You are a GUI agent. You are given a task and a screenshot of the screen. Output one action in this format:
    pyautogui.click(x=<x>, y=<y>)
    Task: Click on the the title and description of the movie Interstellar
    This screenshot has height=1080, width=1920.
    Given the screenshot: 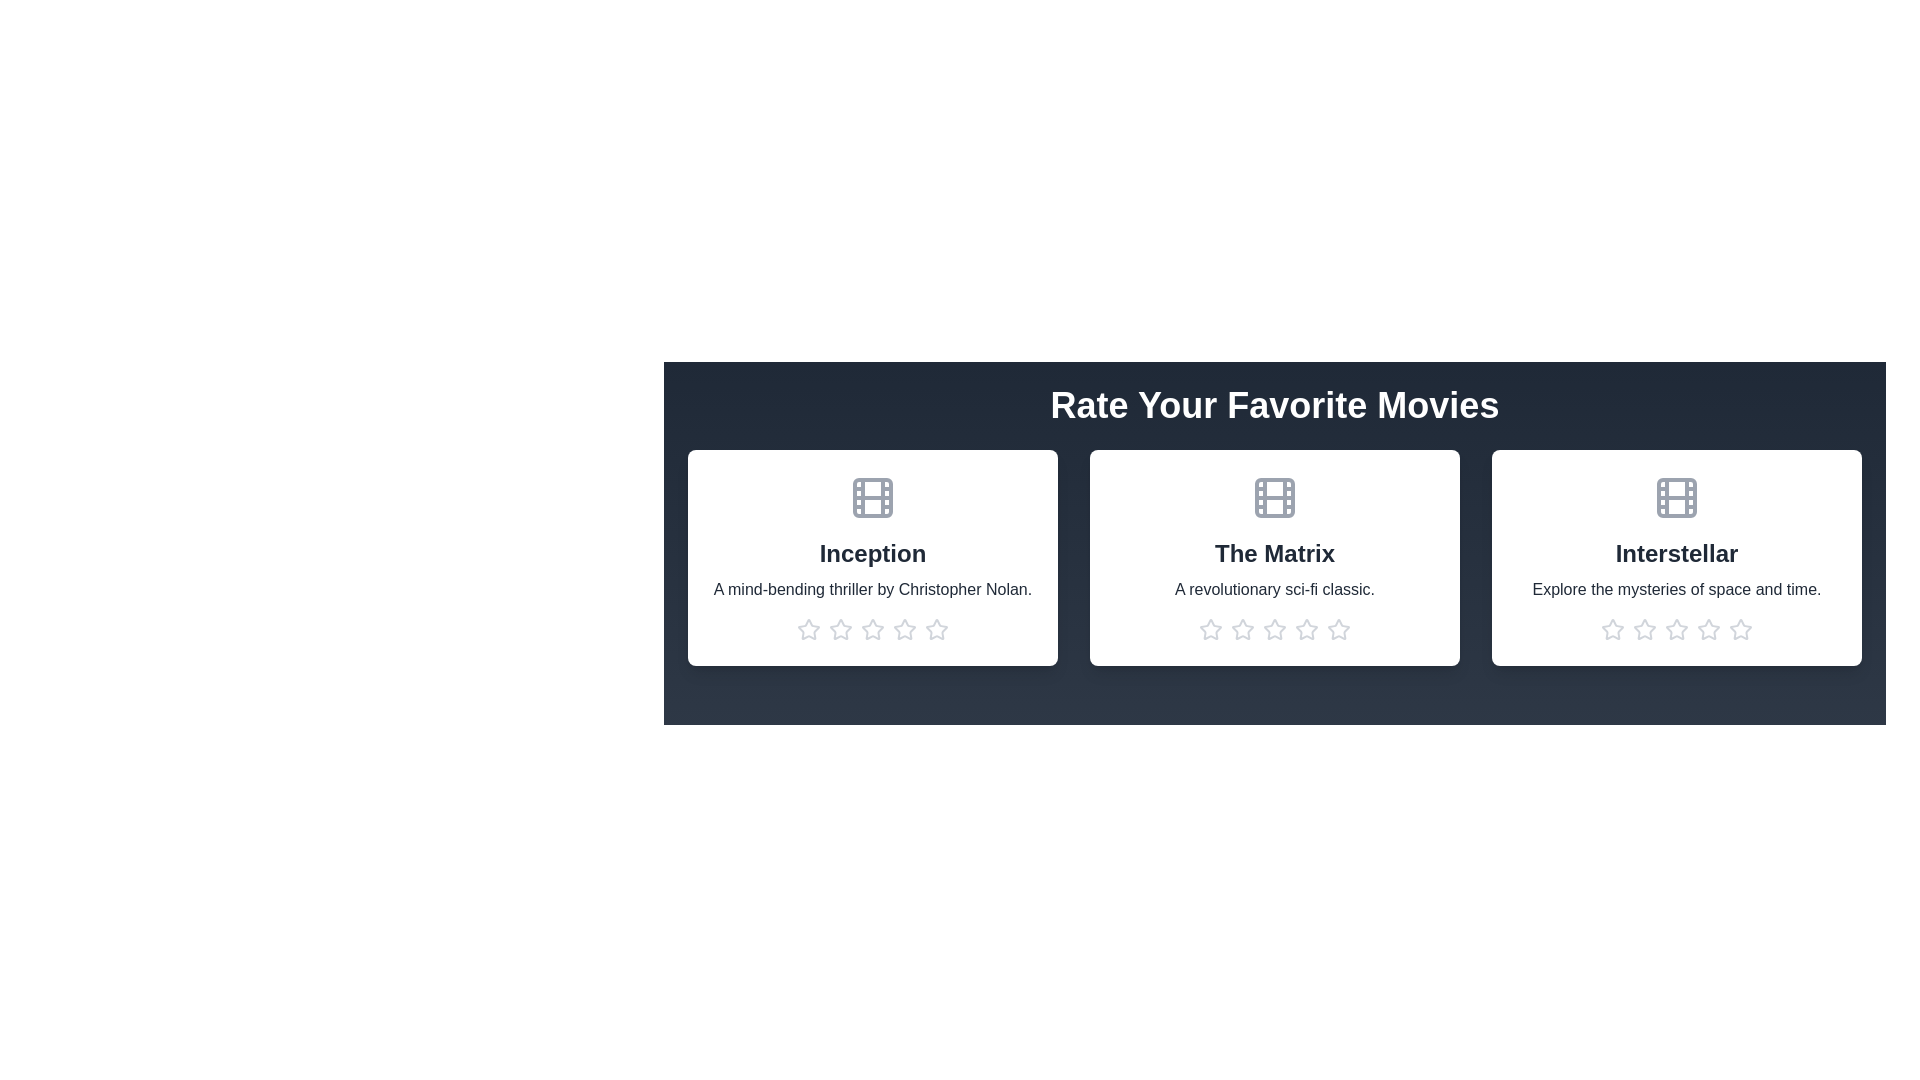 What is the action you would take?
    pyautogui.click(x=1676, y=554)
    